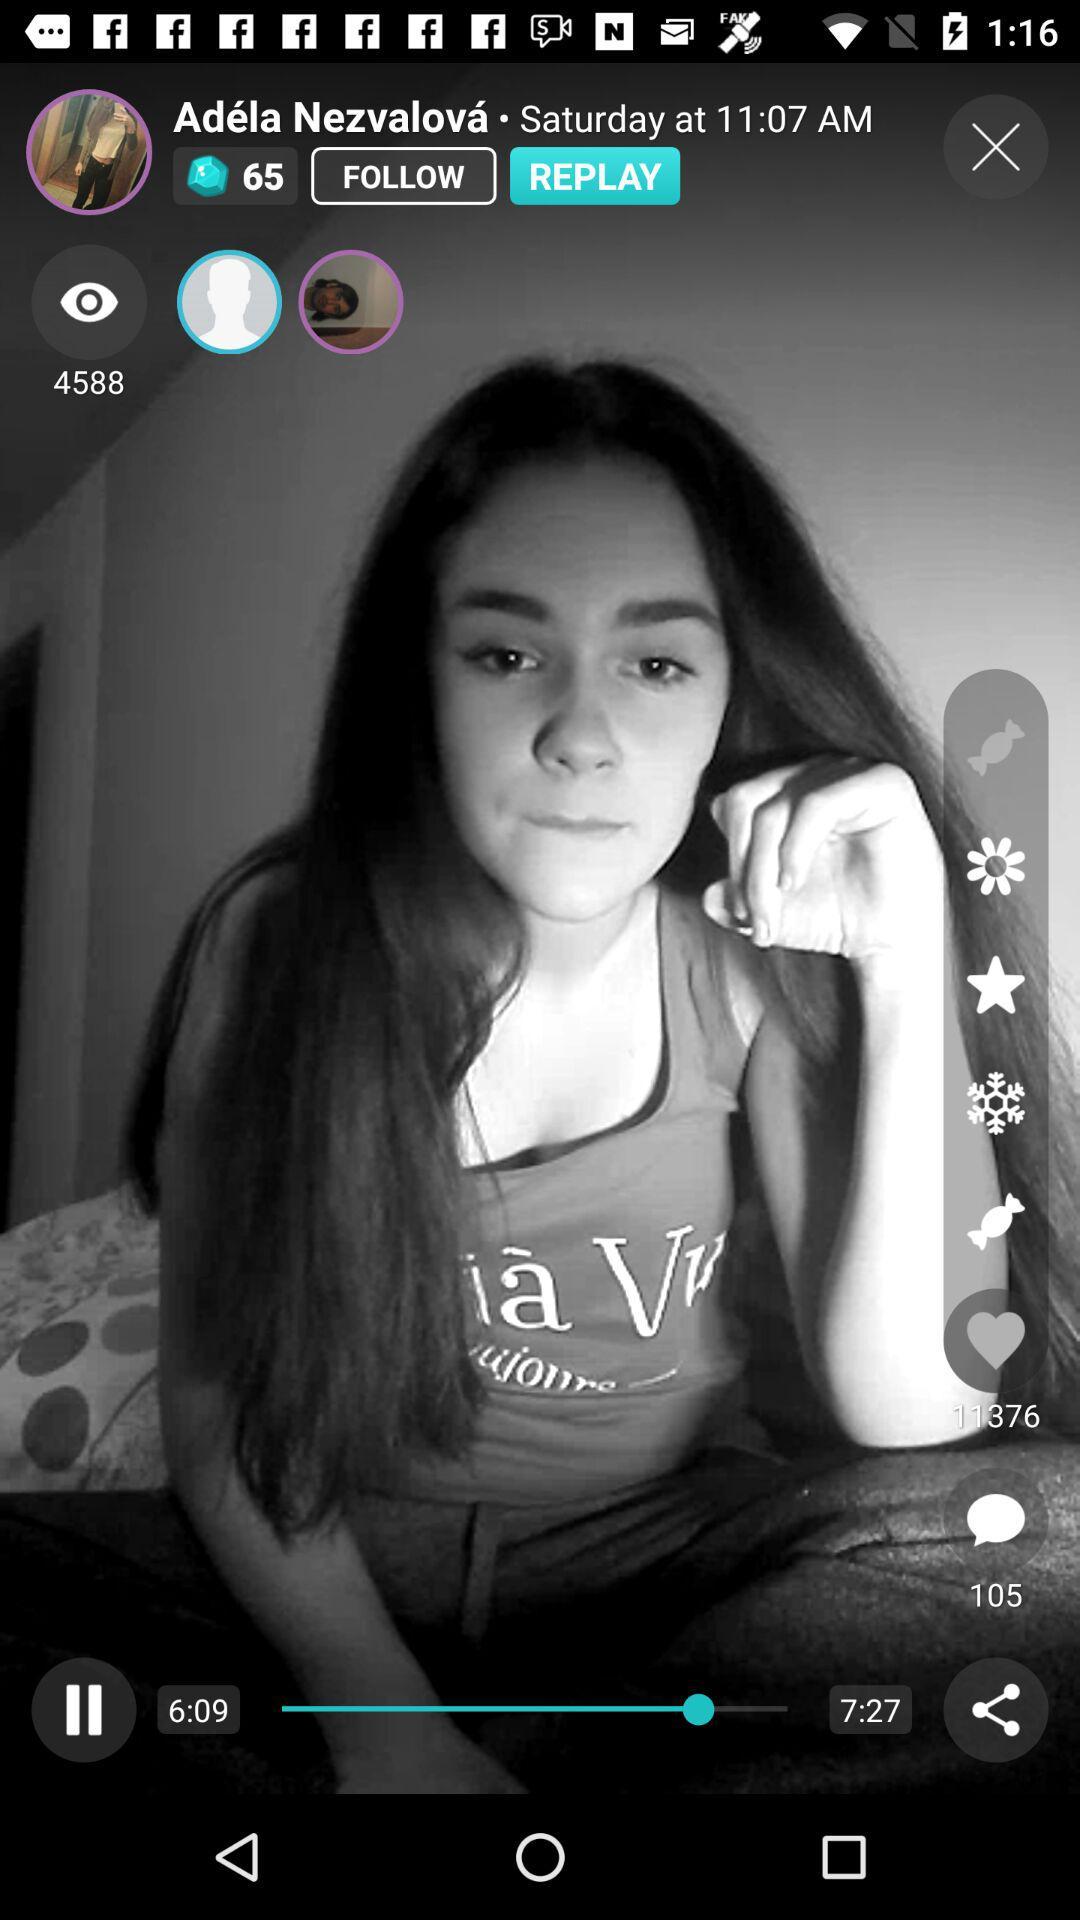  I want to click on the image, so click(350, 301).